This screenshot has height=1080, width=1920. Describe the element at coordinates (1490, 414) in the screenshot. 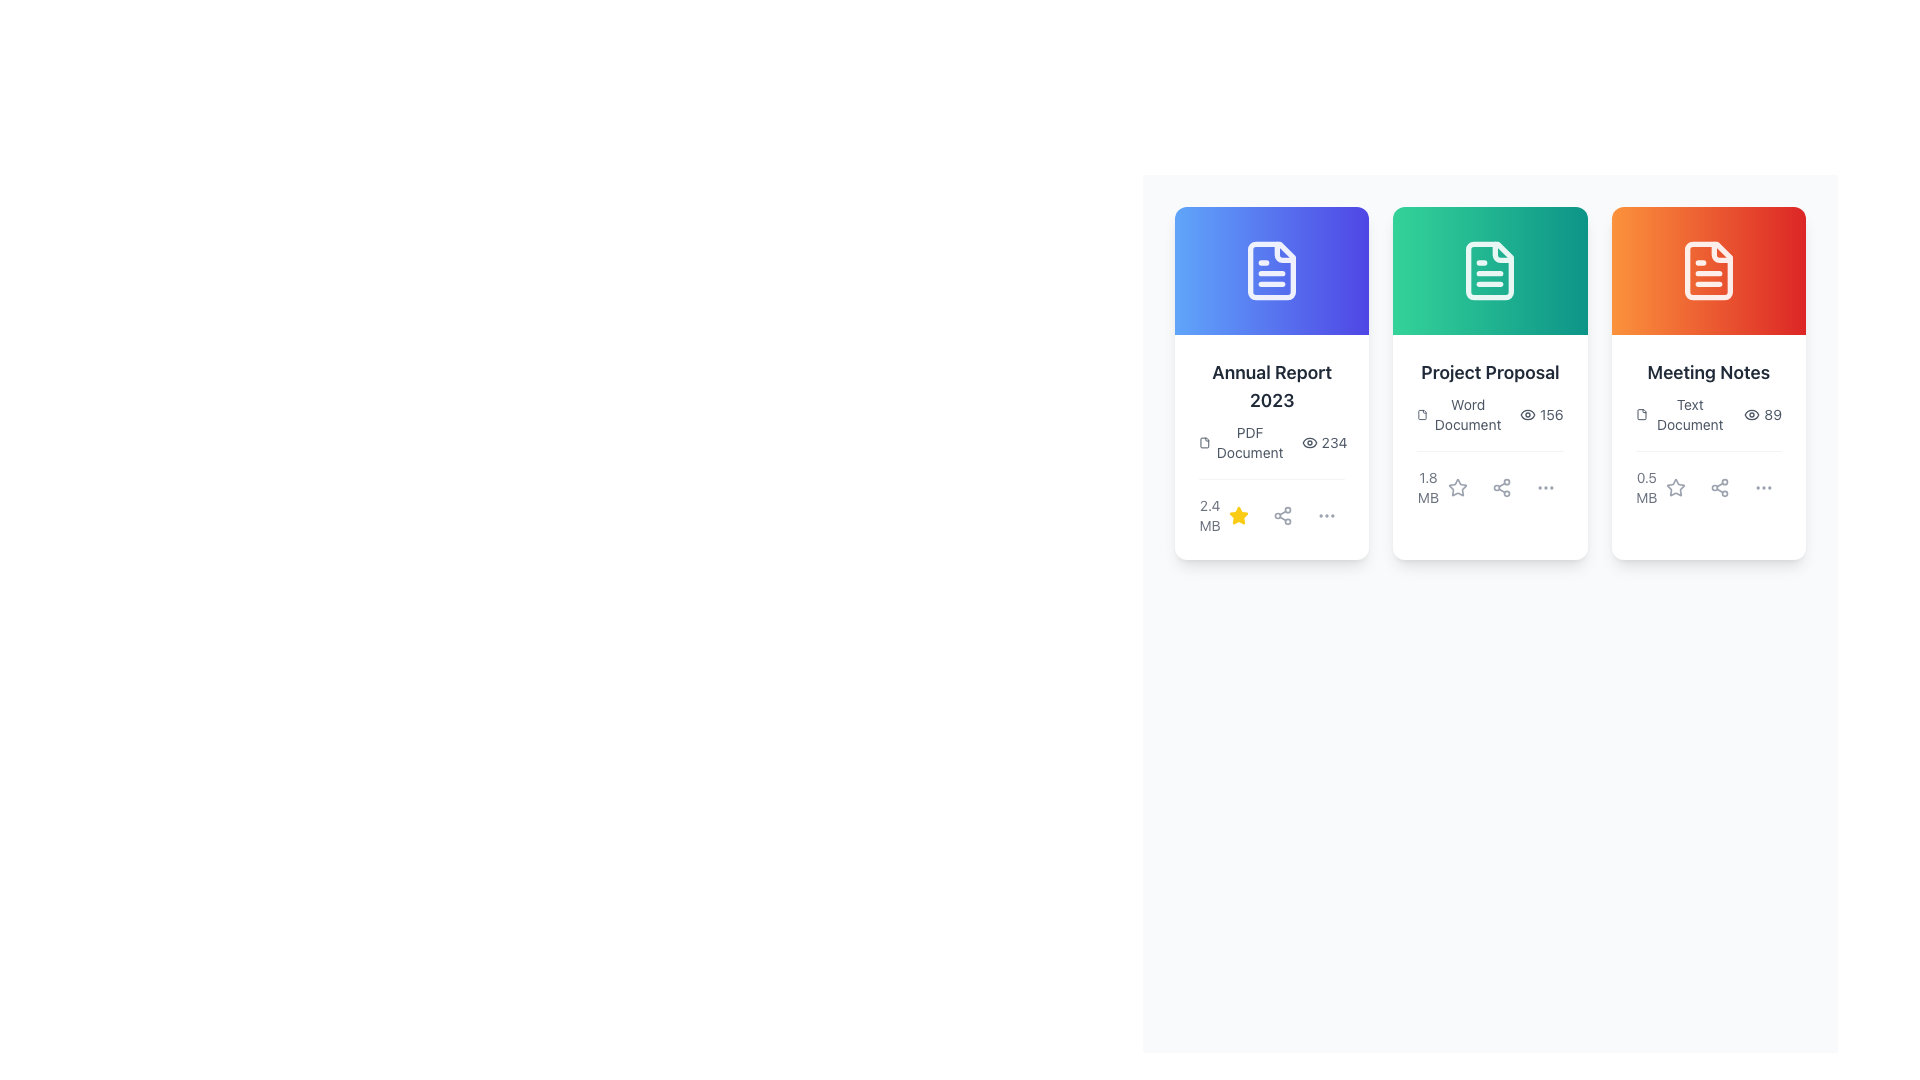

I see `the text label 'Word Document 156' with associated icons, which is located within the 'Project Proposal' card, below the main title and between the title and the file size information` at that location.